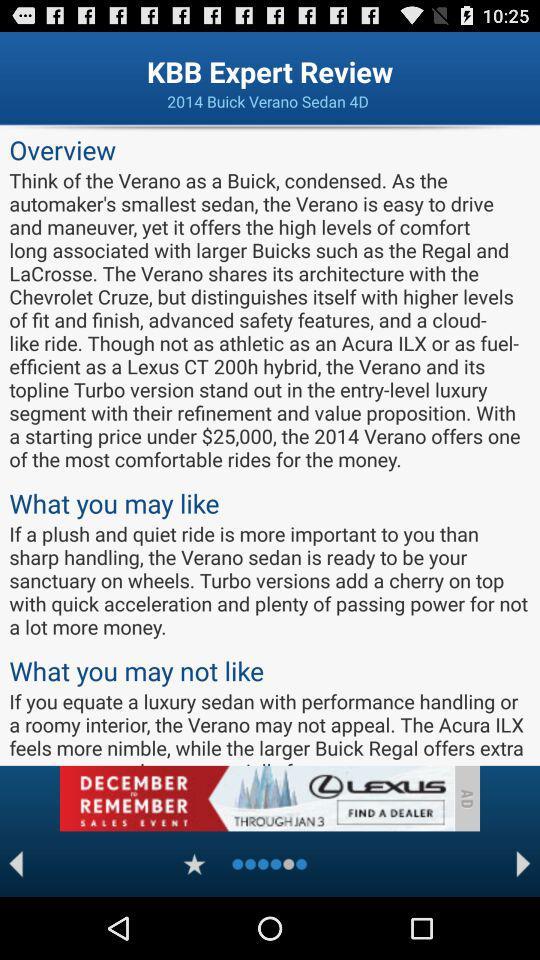 The image size is (540, 960). What do you see at coordinates (194, 924) in the screenshot?
I see `the star icon` at bounding box center [194, 924].